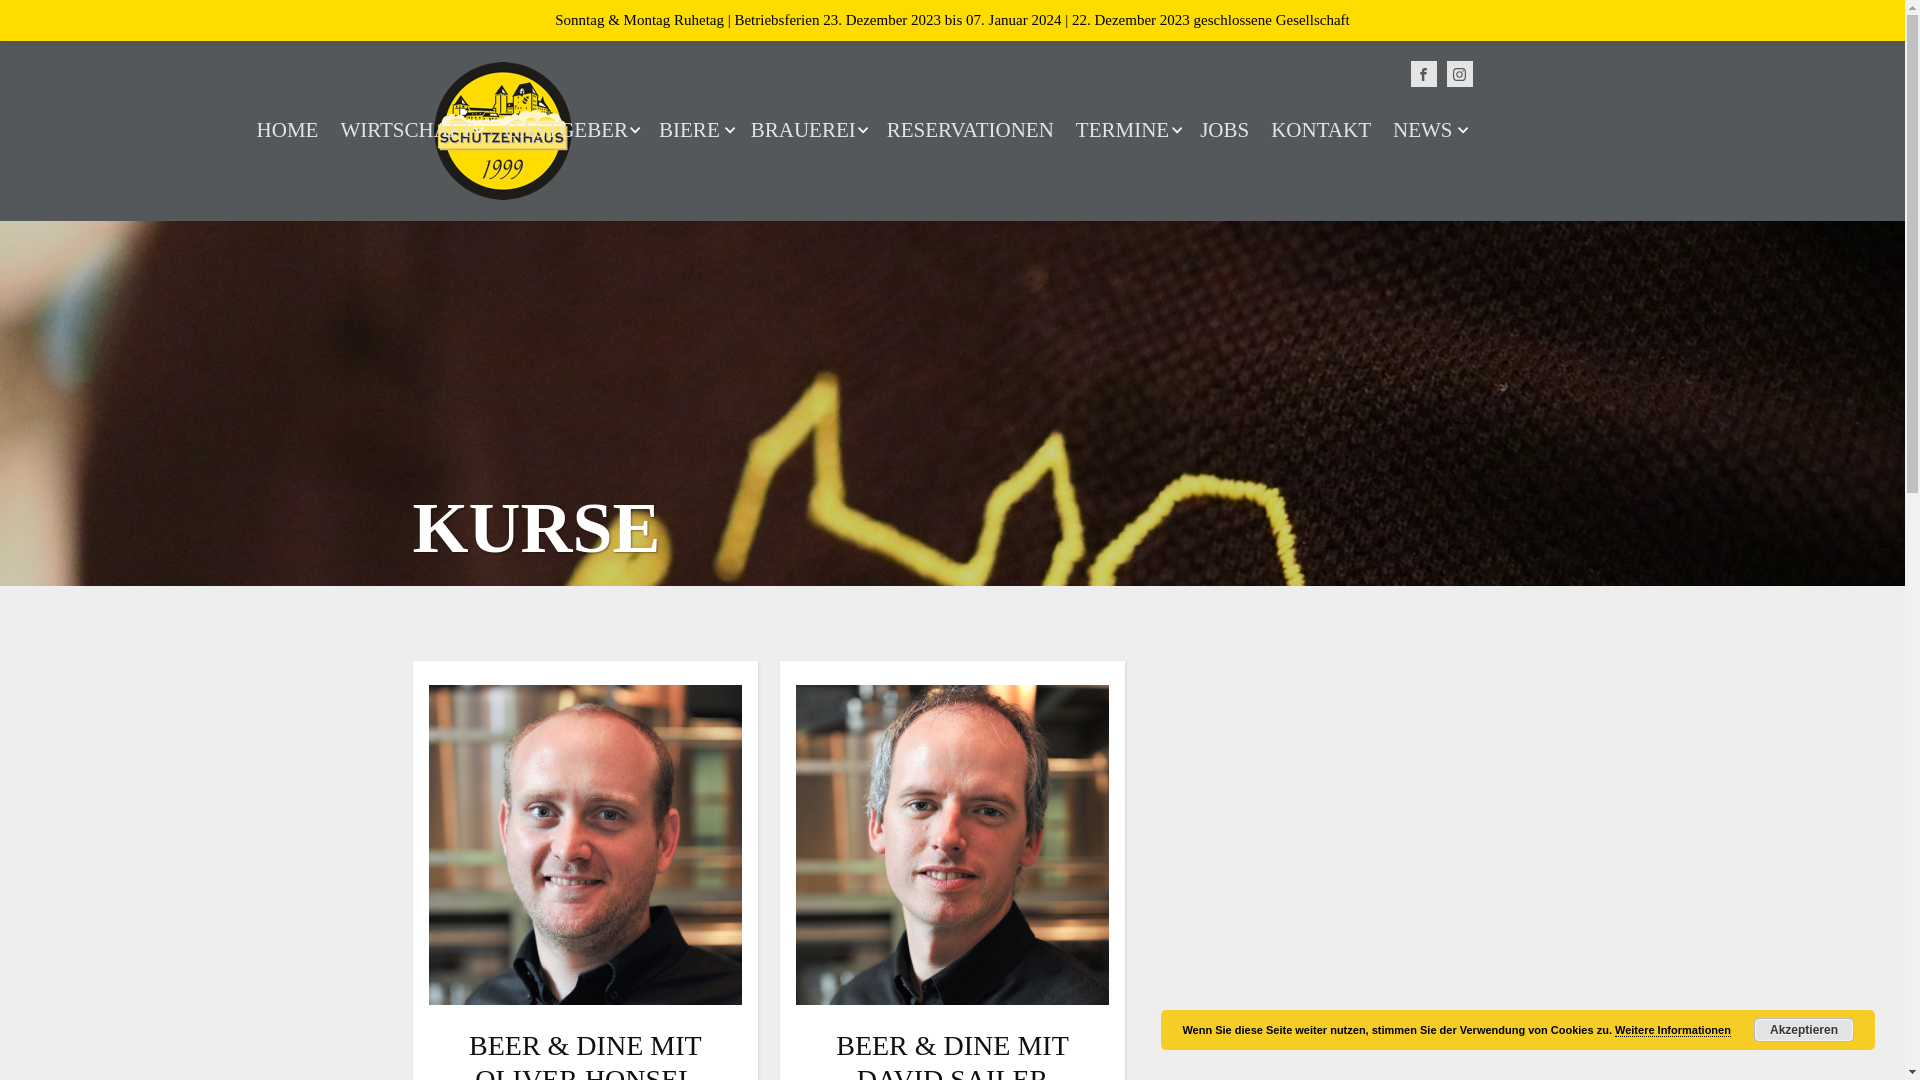 This screenshot has width=1920, height=1080. What do you see at coordinates (569, 131) in the screenshot?
I see `'GASTGEBER'` at bounding box center [569, 131].